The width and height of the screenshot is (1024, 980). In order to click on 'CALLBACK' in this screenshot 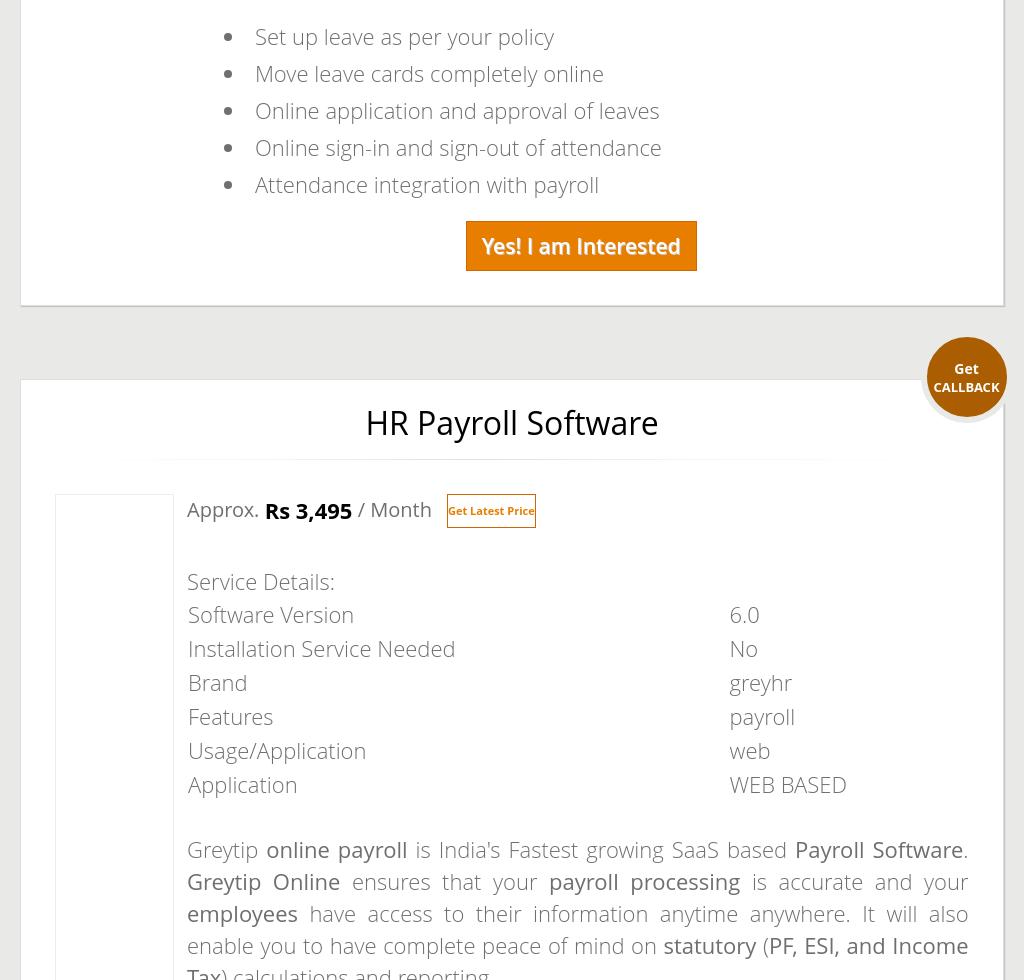, I will do `click(966, 386)`.